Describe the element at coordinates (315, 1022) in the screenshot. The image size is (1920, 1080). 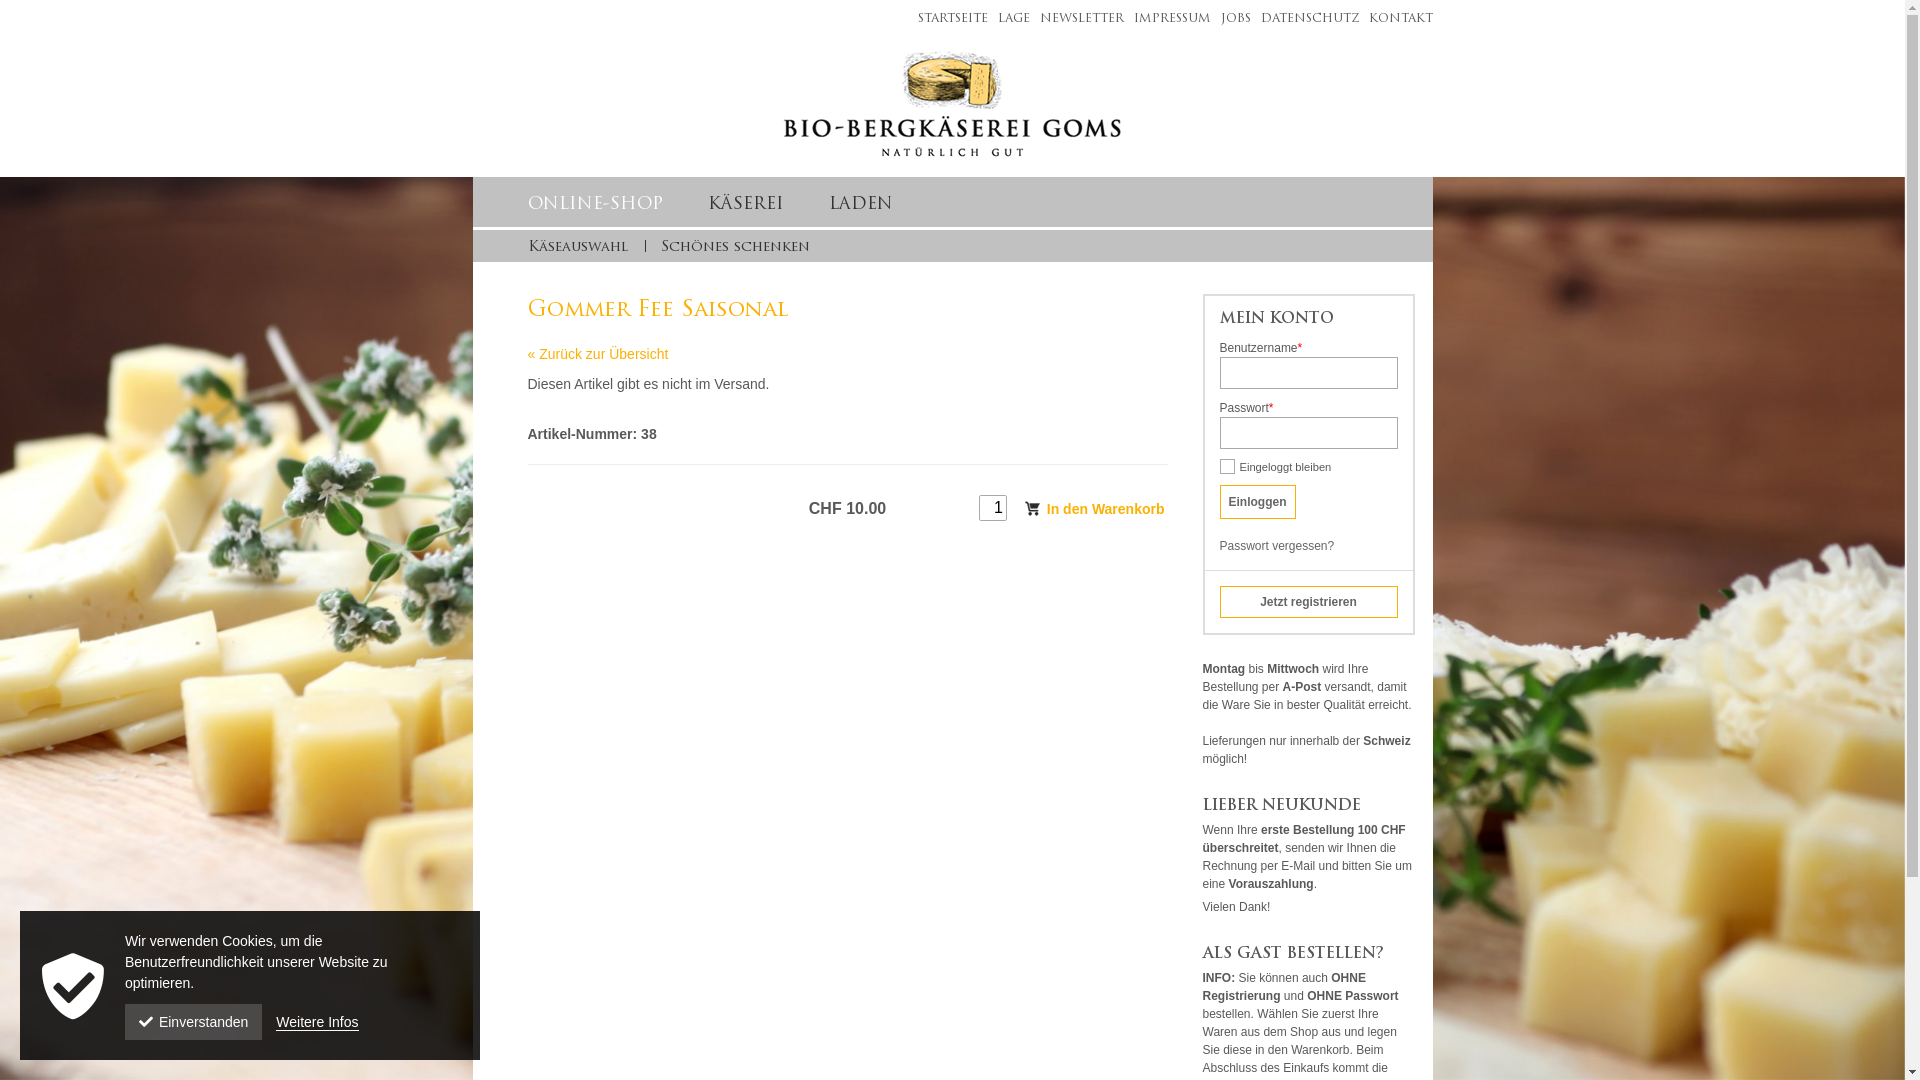
I see `'Weitere Infos'` at that location.